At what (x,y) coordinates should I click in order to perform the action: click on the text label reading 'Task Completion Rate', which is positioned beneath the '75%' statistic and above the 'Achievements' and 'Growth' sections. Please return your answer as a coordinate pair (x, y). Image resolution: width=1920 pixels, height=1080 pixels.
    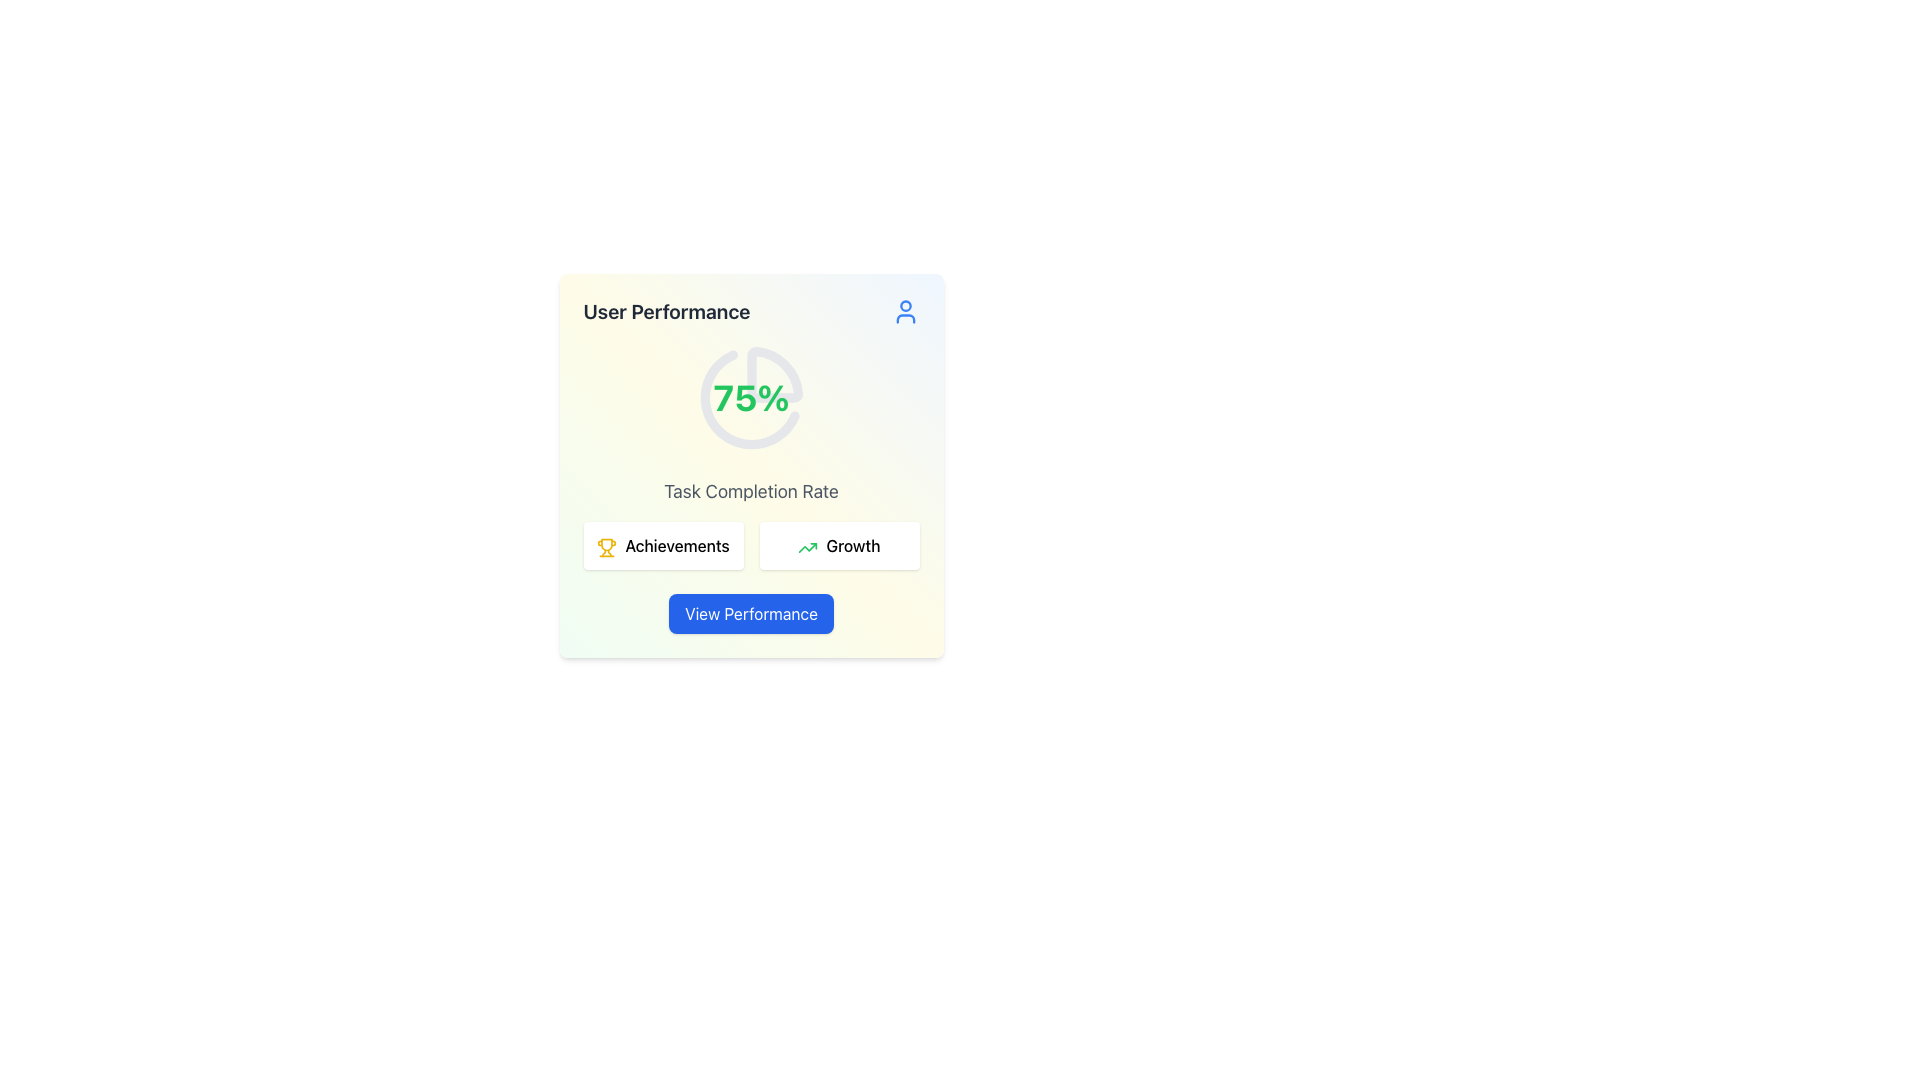
    Looking at the image, I should click on (750, 492).